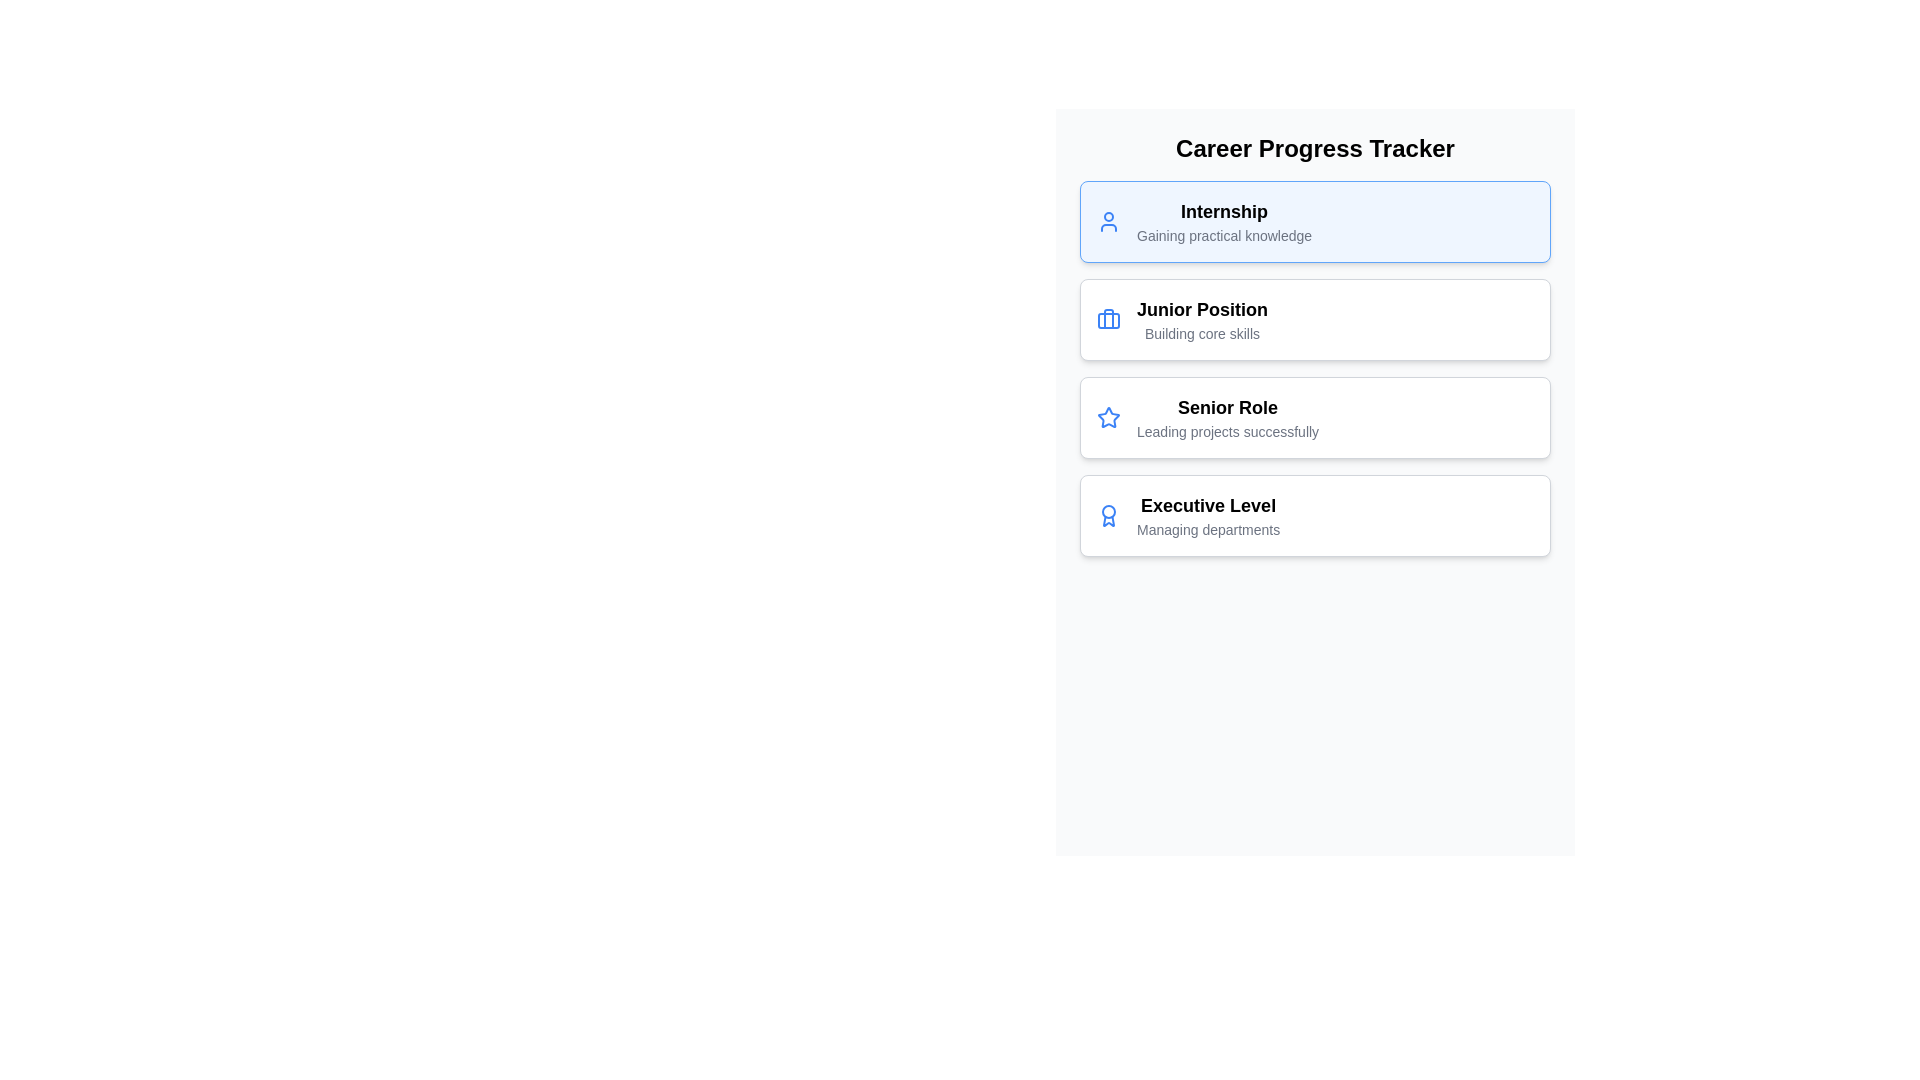 The image size is (1920, 1080). I want to click on the star icon to emphasize the 'Senior Role' entry, so click(1107, 416).